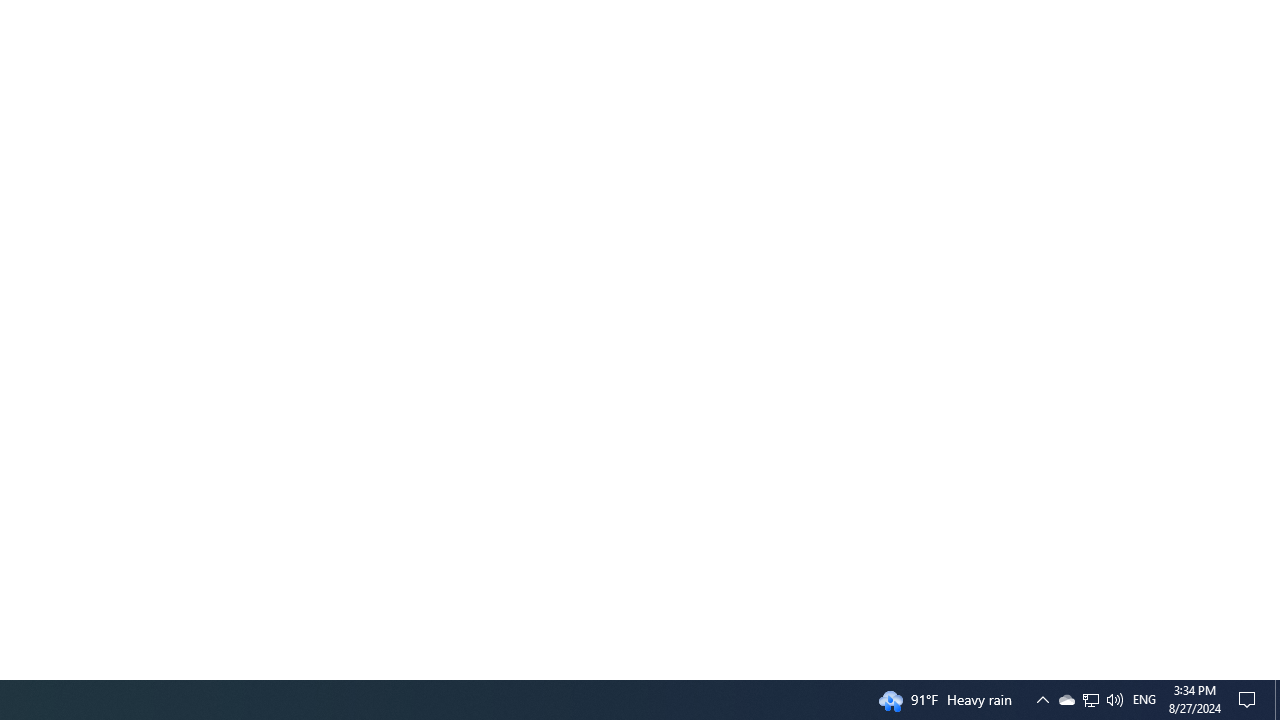  I want to click on 'User Promoted Notification Area', so click(1041, 698).